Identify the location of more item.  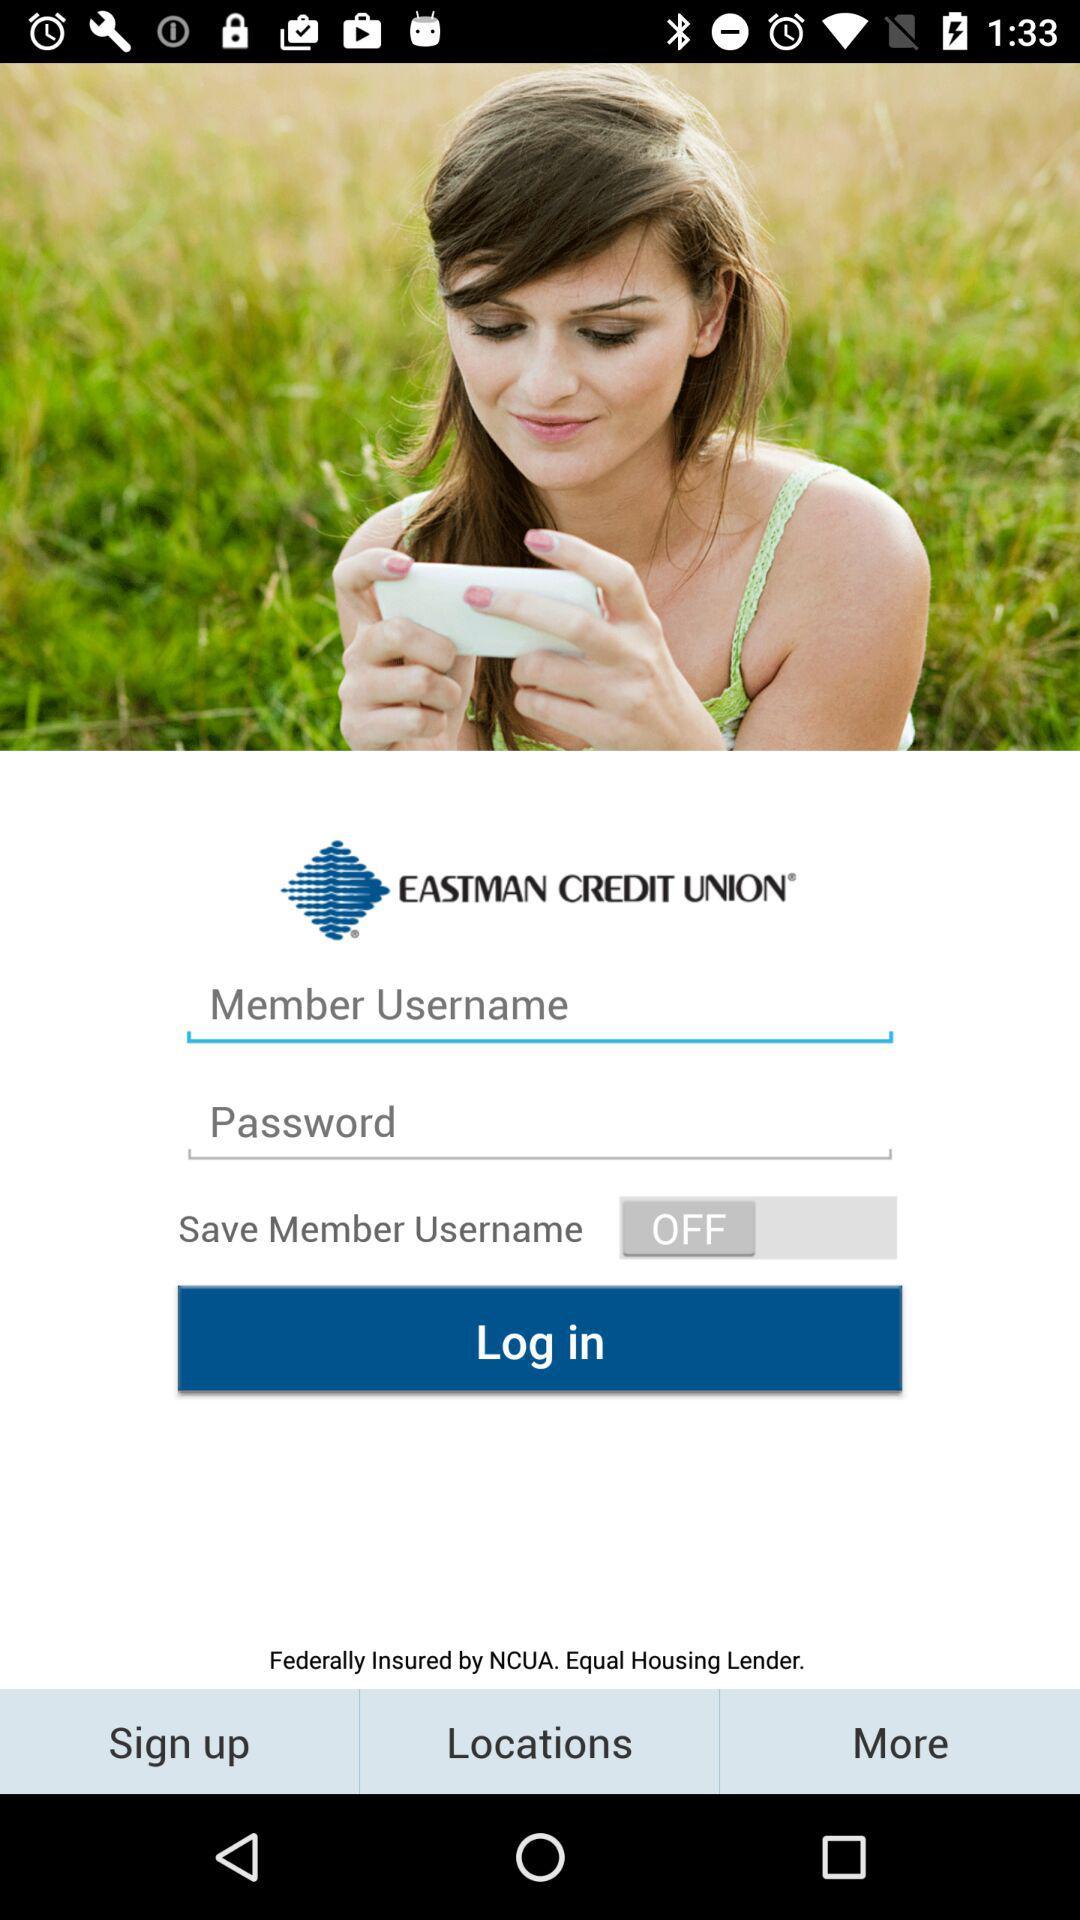
(898, 1740).